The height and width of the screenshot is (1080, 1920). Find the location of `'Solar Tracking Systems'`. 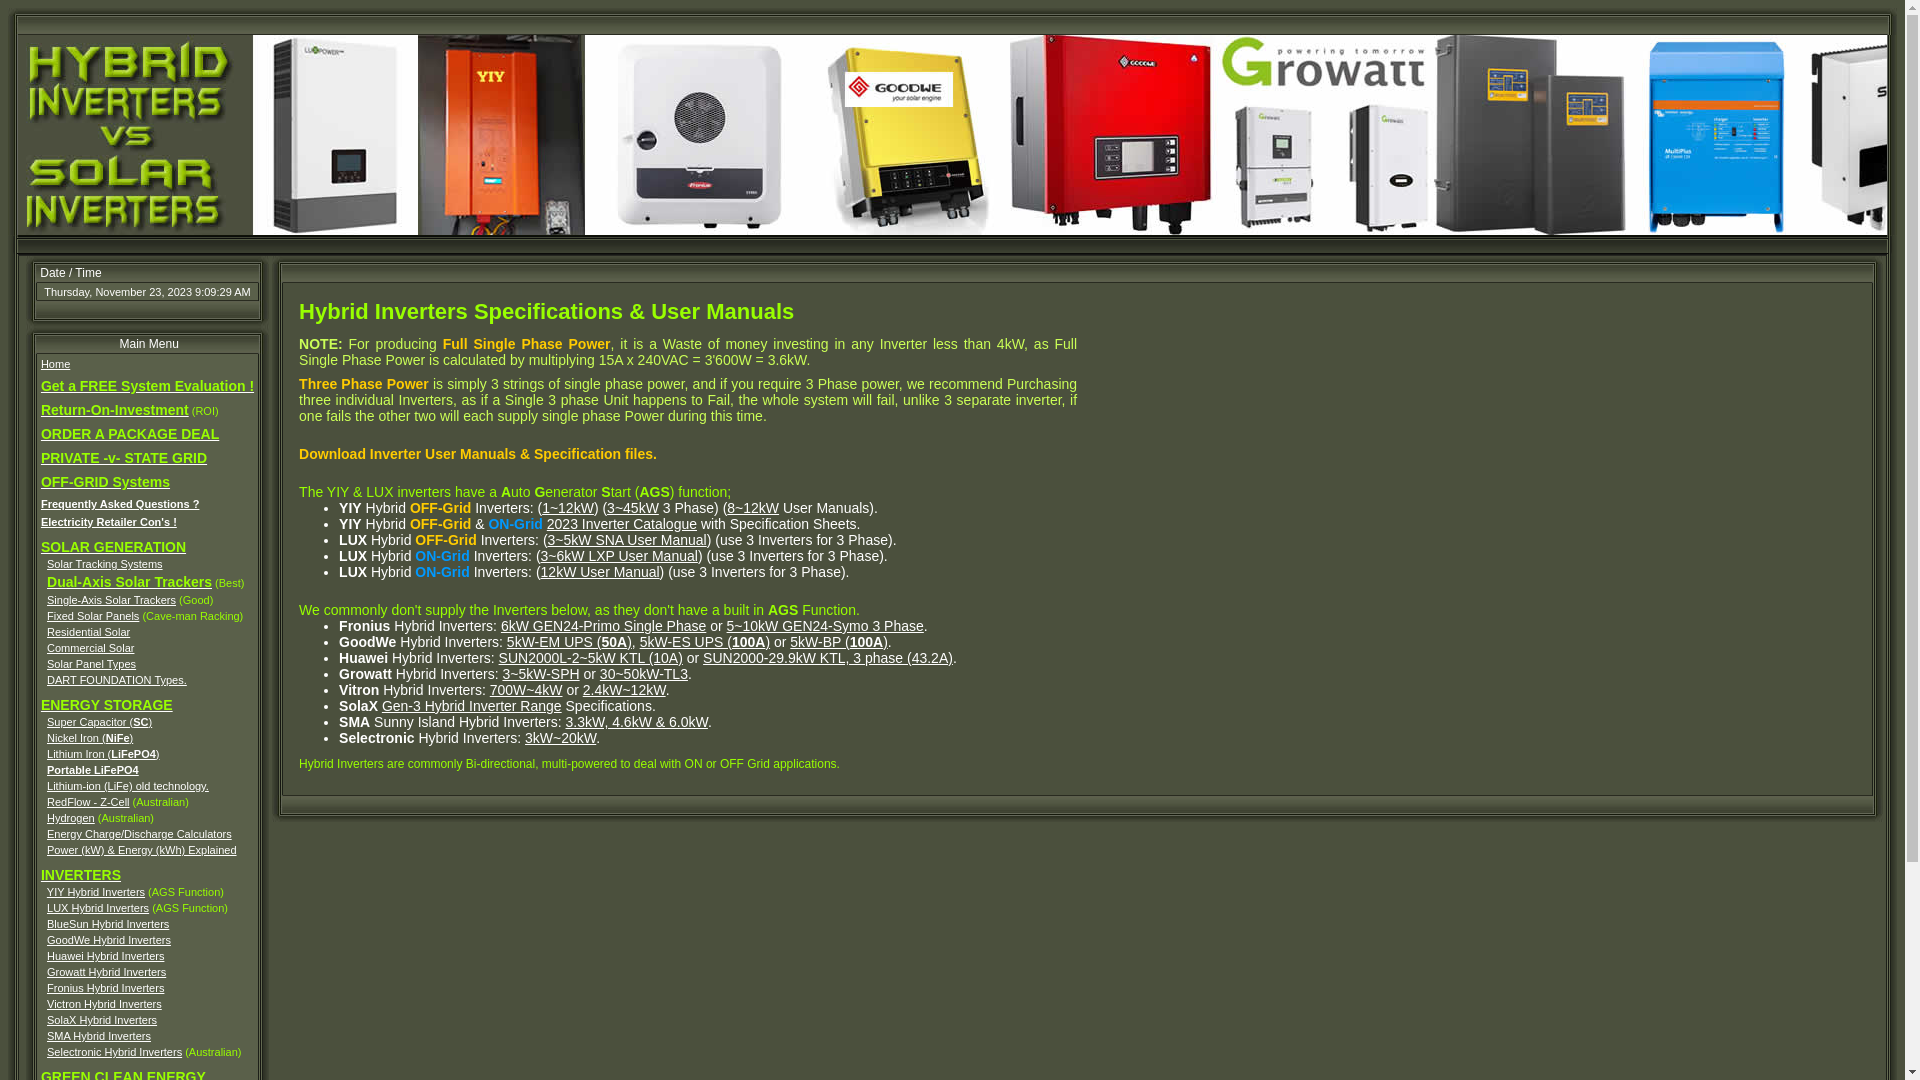

'Solar Tracking Systems' is located at coordinates (104, 563).